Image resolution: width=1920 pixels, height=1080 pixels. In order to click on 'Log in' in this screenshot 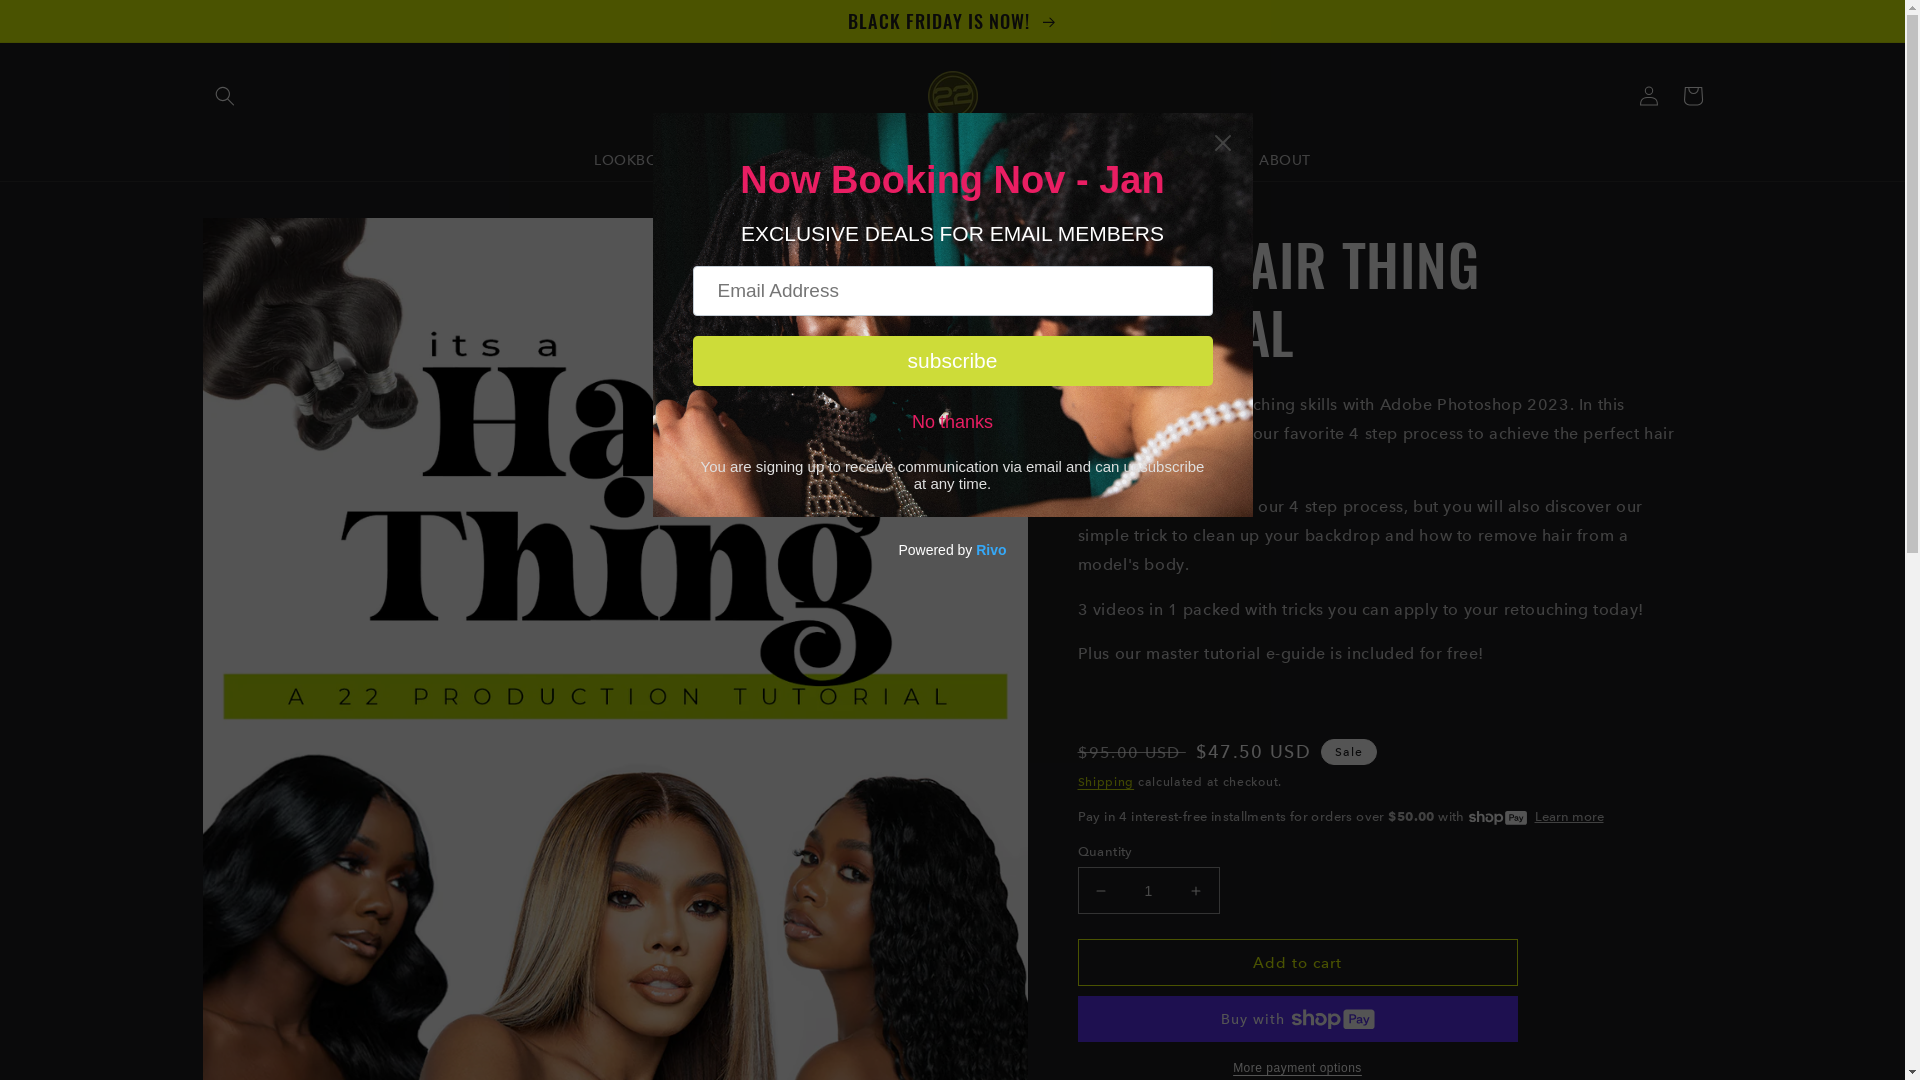, I will do `click(1647, 96)`.